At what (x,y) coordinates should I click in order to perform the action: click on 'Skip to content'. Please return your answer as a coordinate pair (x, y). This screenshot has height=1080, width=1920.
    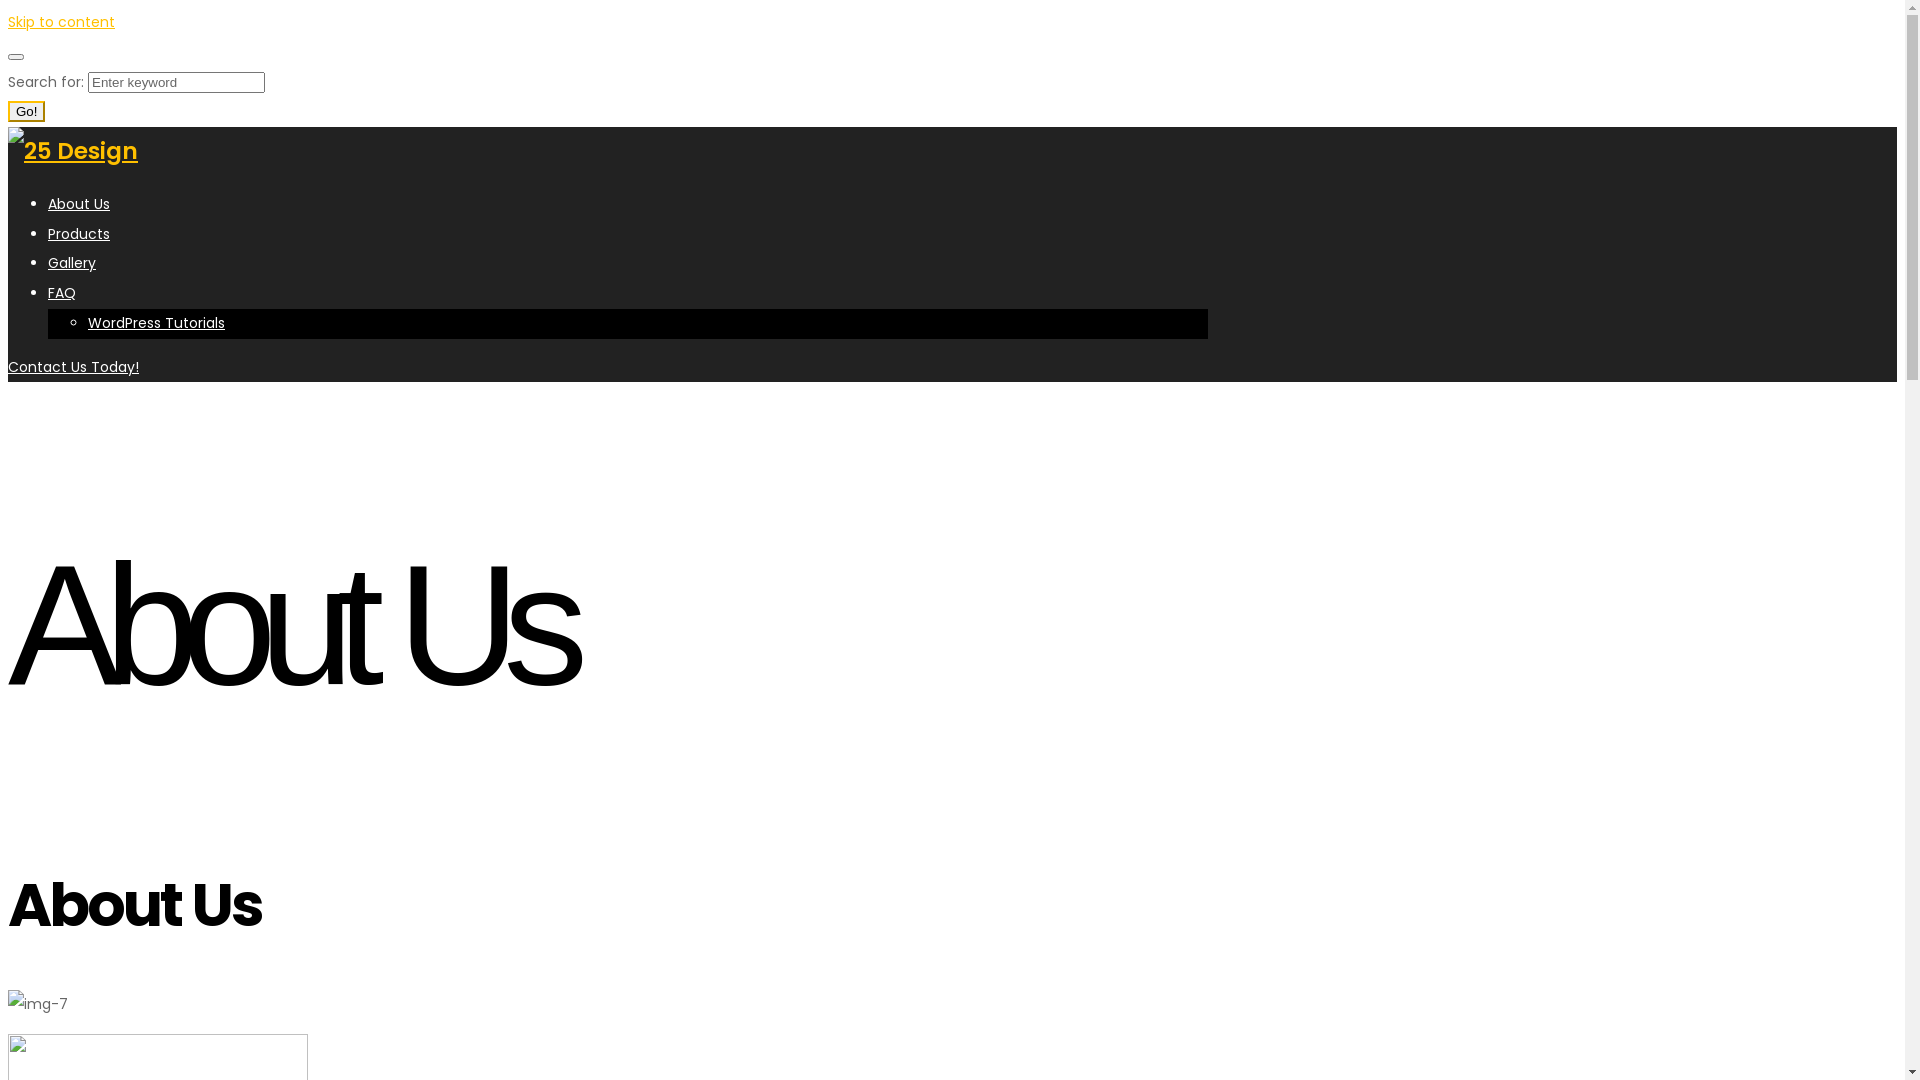
    Looking at the image, I should click on (61, 22).